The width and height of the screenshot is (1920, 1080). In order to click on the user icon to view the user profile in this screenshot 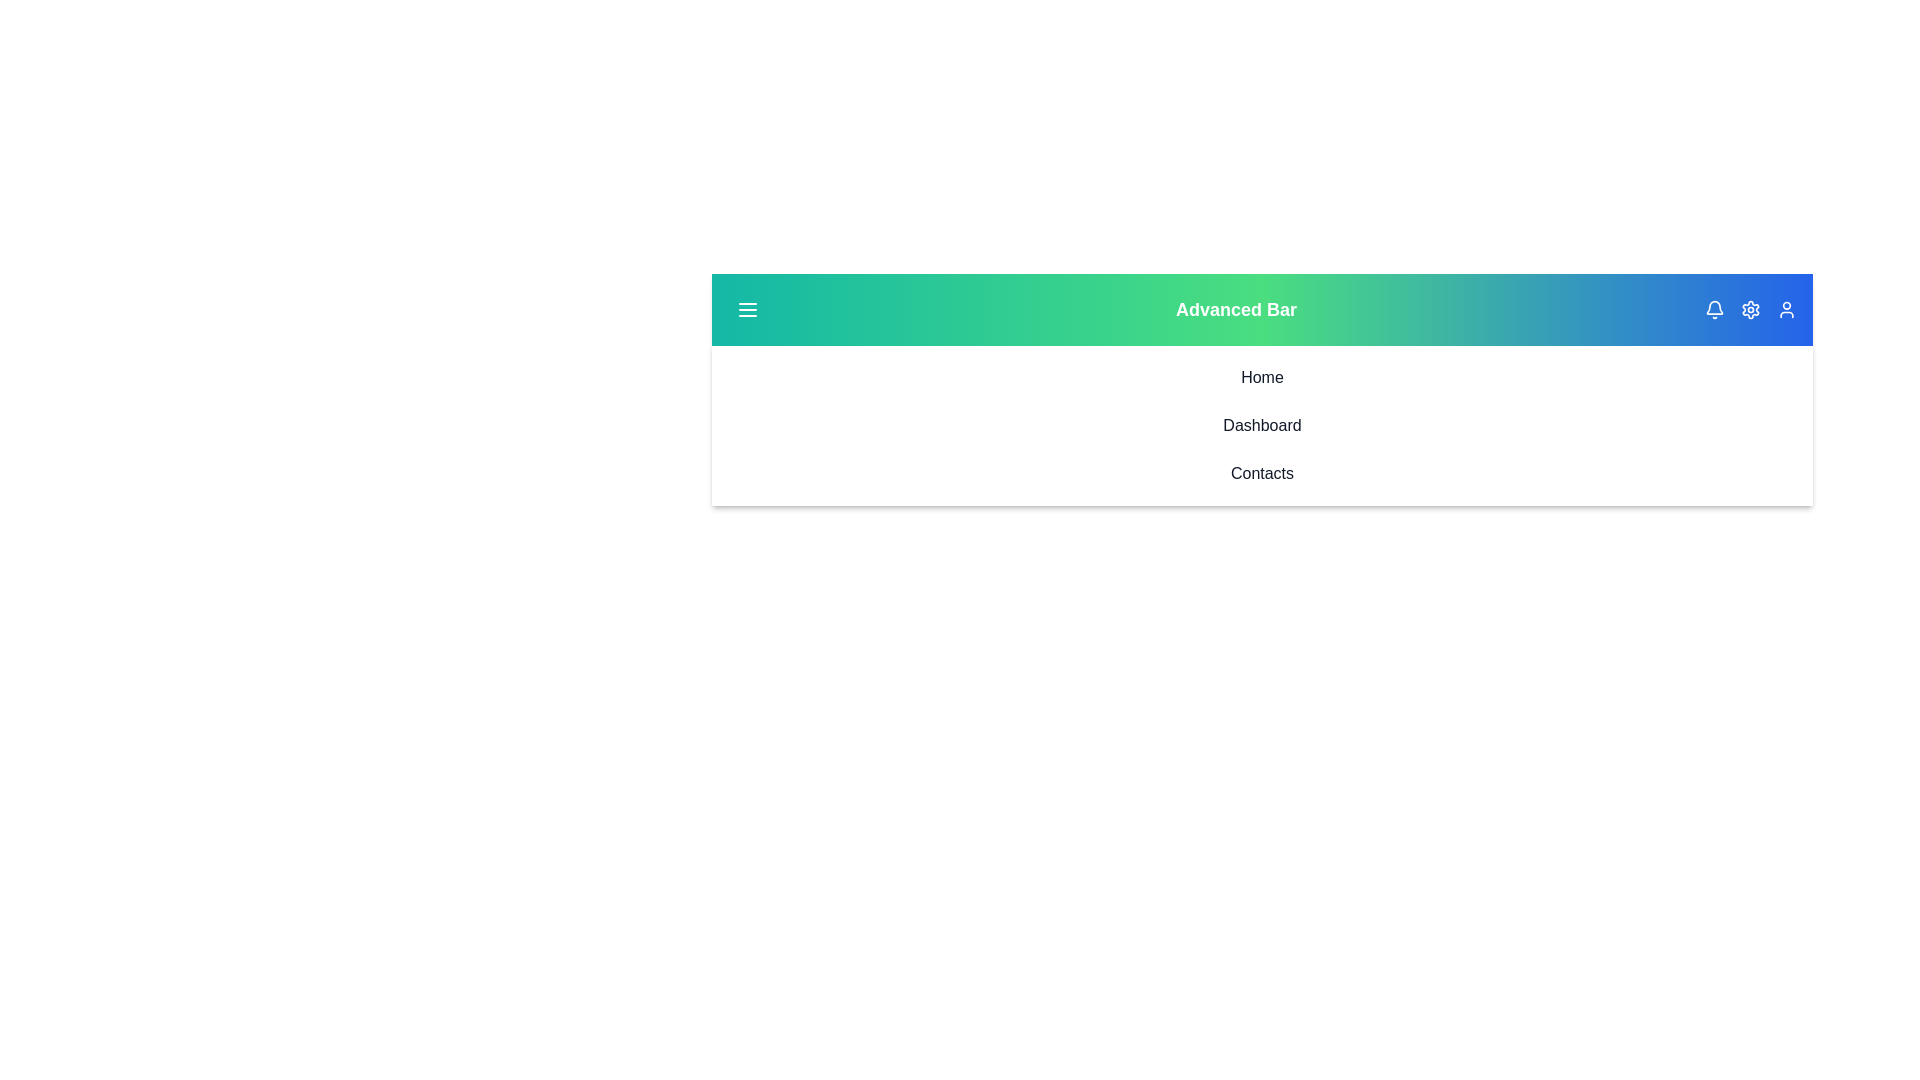, I will do `click(1786, 309)`.